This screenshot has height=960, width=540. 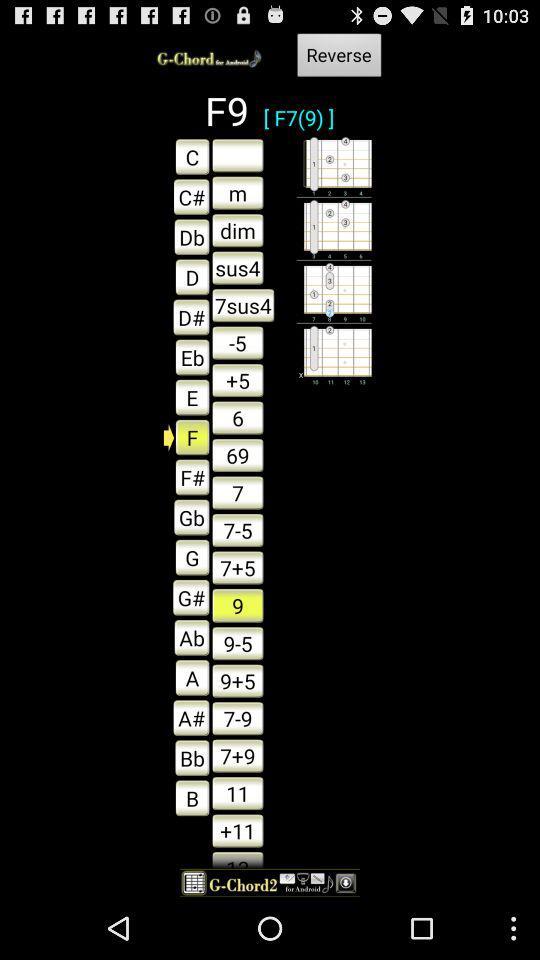 What do you see at coordinates (186, 236) in the screenshot?
I see `db button` at bounding box center [186, 236].